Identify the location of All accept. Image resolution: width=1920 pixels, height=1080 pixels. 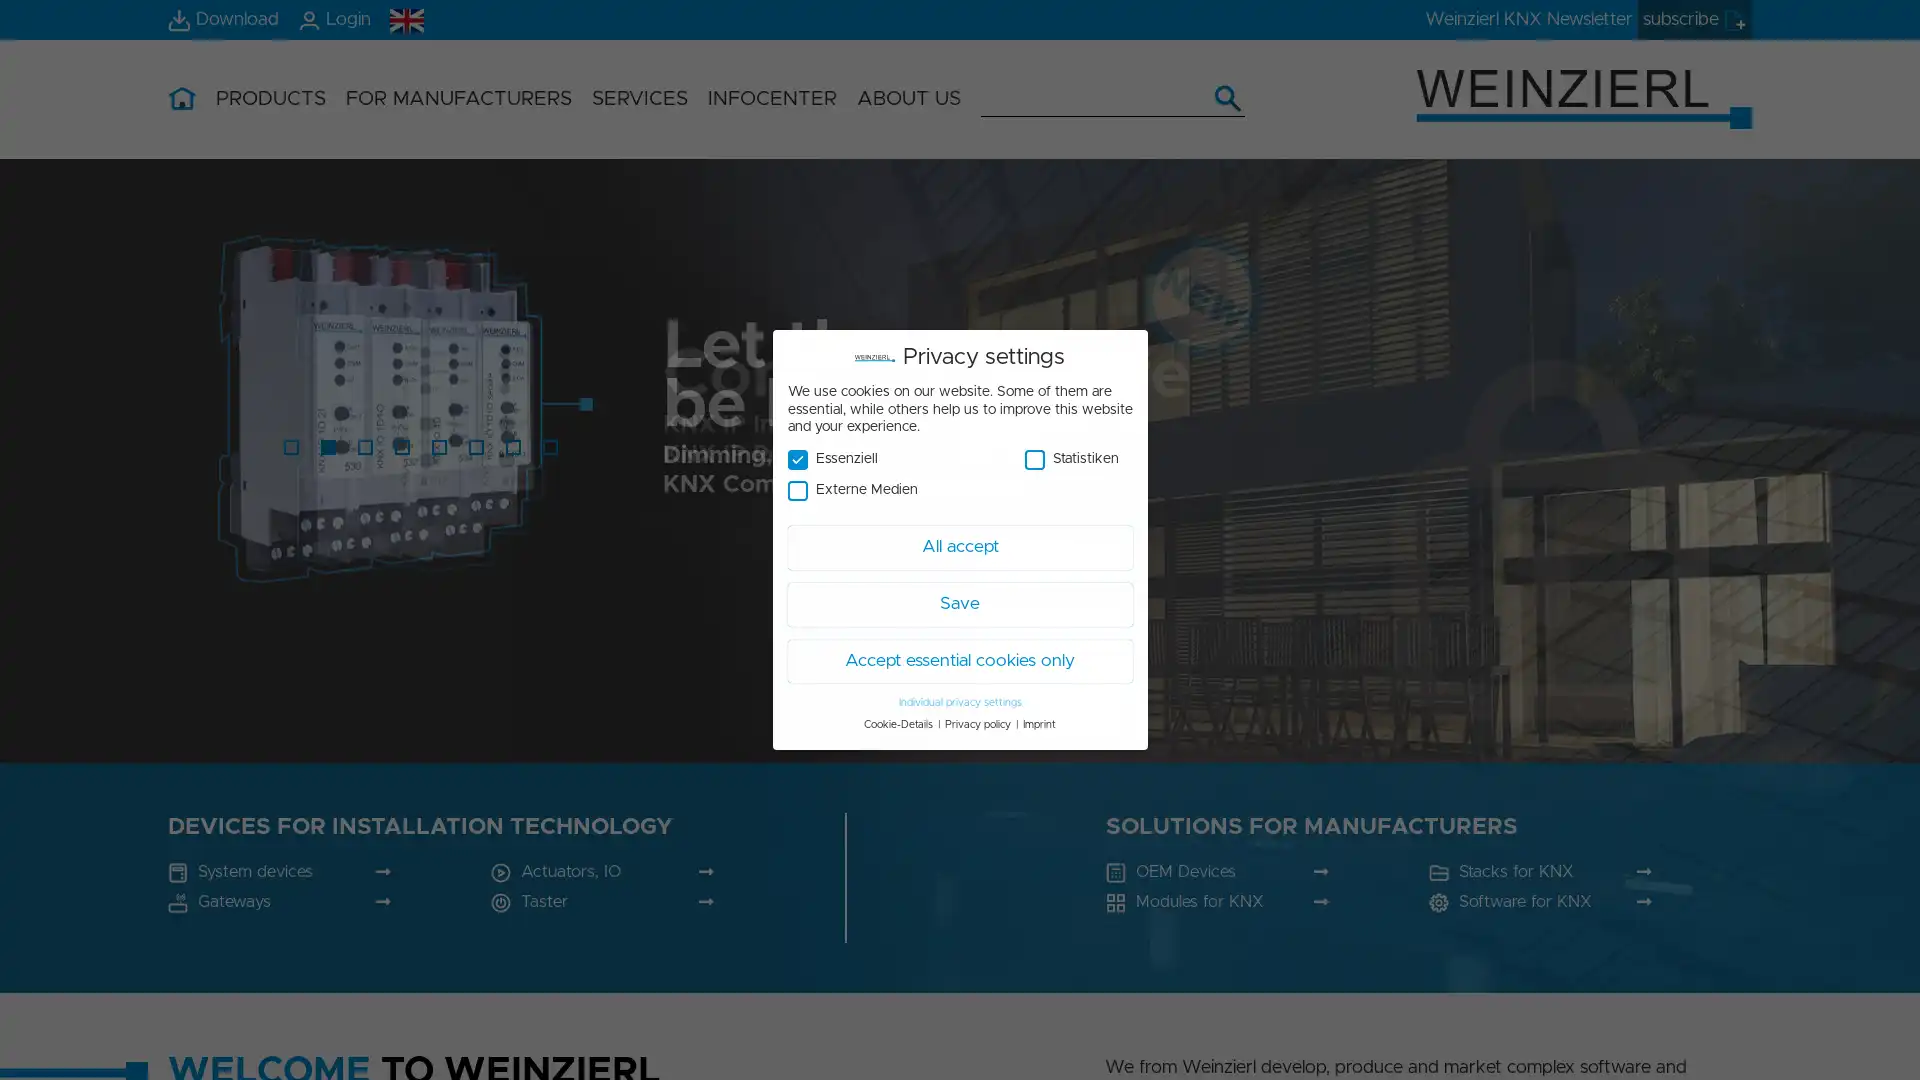
(896, 874).